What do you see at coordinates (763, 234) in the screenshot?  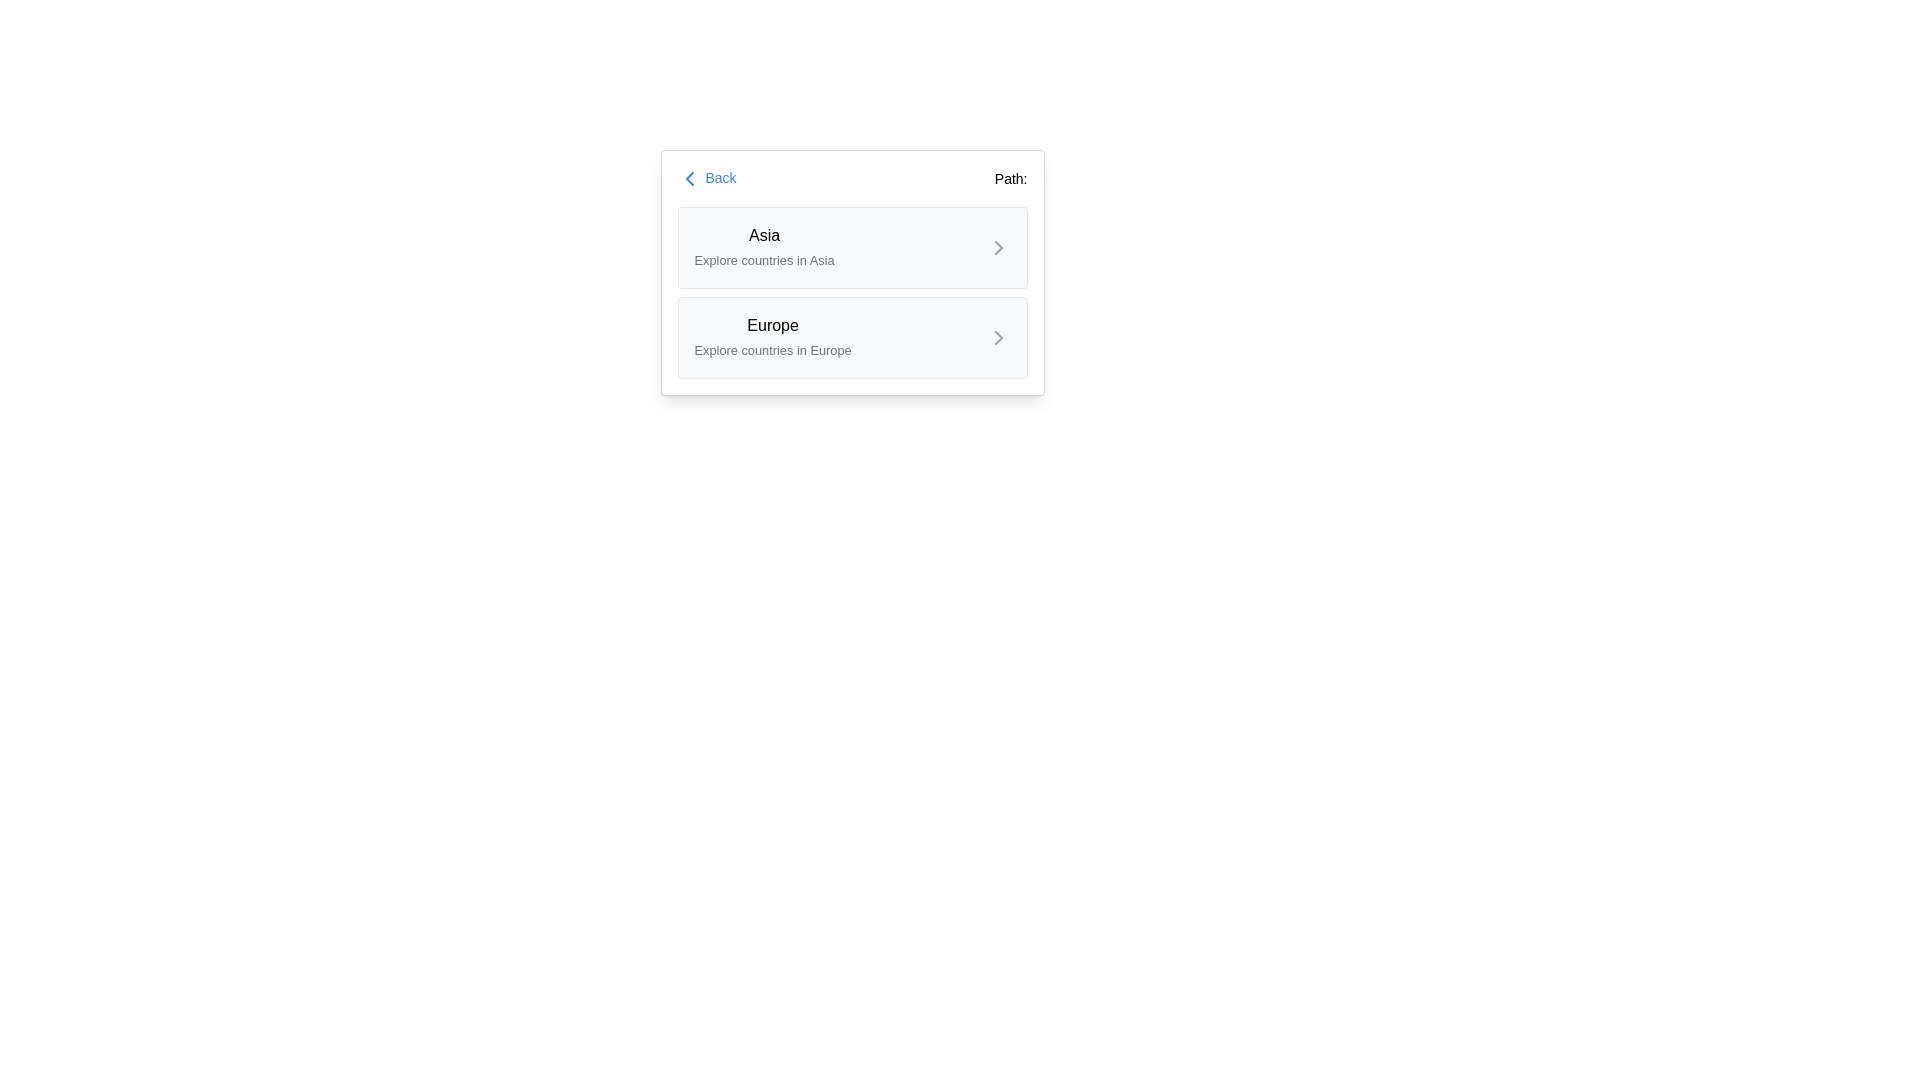 I see `the text label 'Asia', which serves as a heading for the content about Asian countries, located at the top of the content card` at bounding box center [763, 234].